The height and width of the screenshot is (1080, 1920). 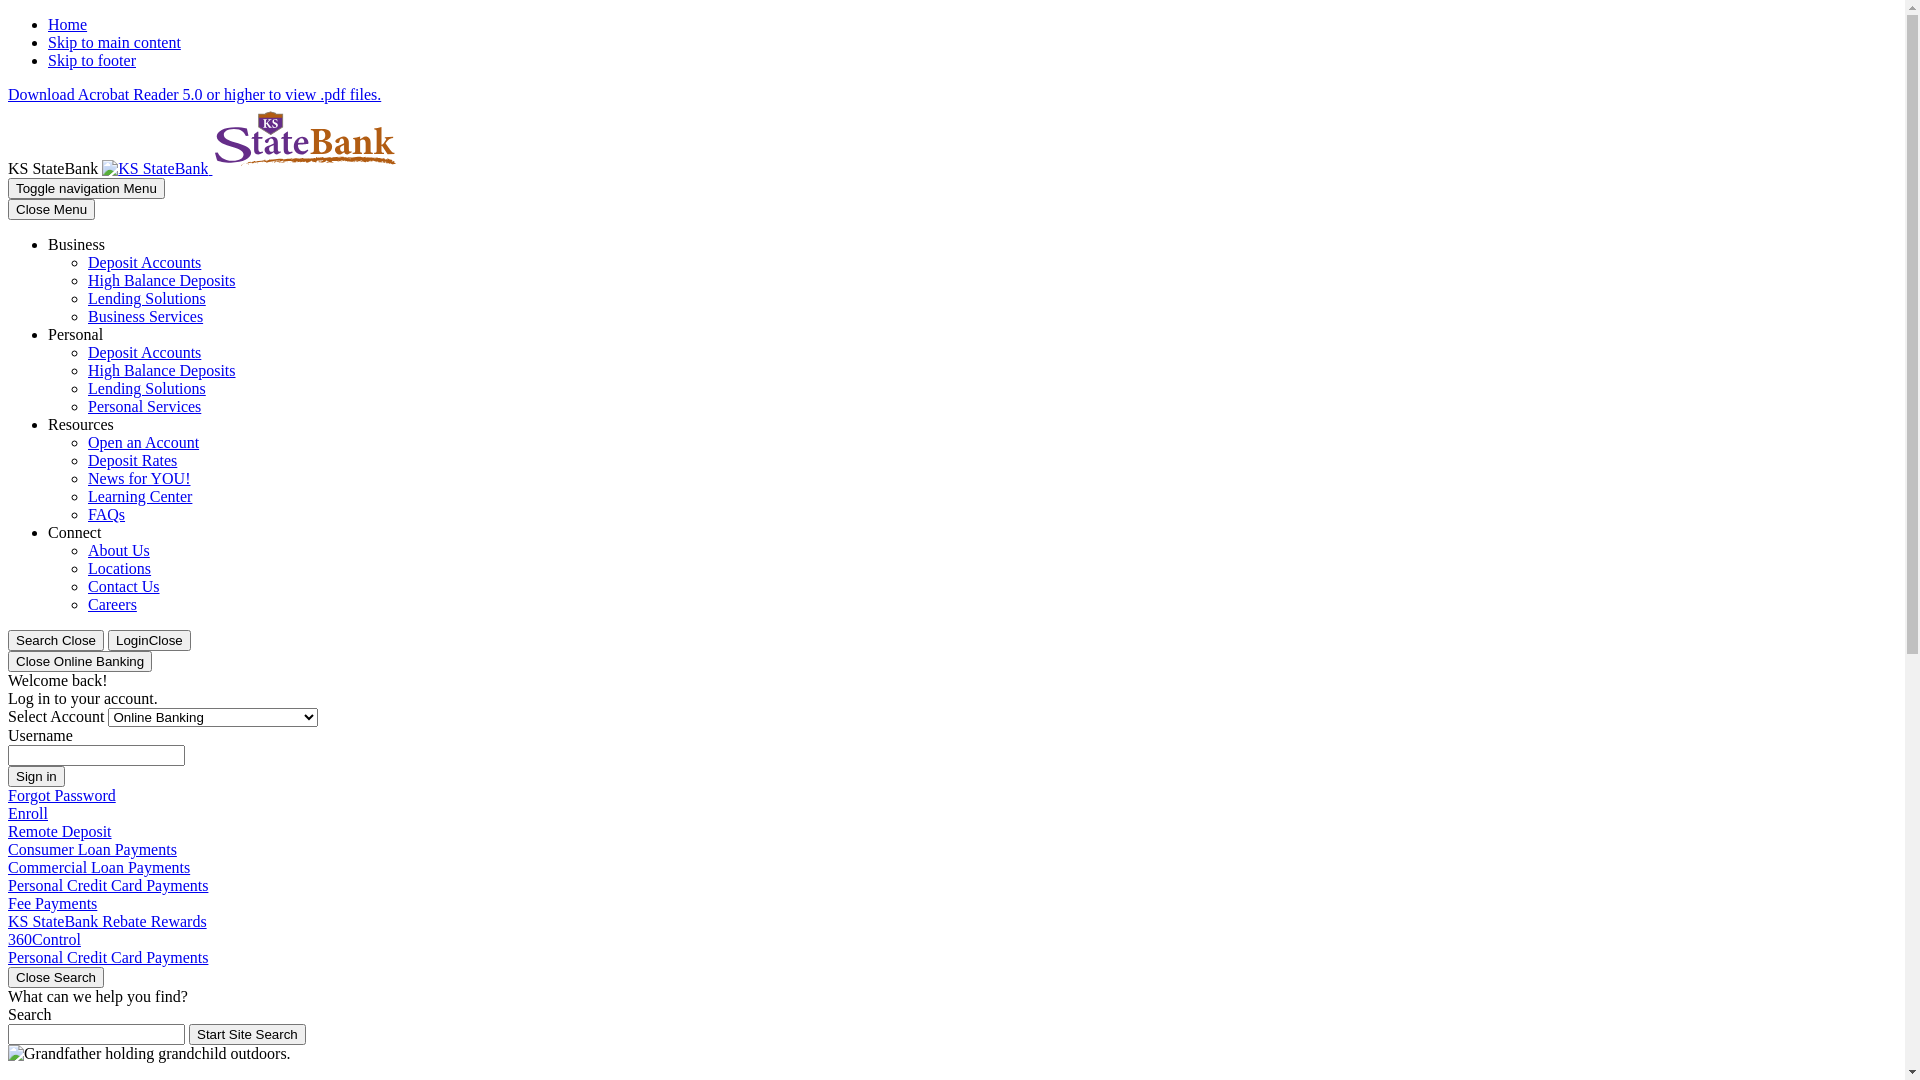 I want to click on 'Personal Credit Card Payments', so click(x=107, y=956).